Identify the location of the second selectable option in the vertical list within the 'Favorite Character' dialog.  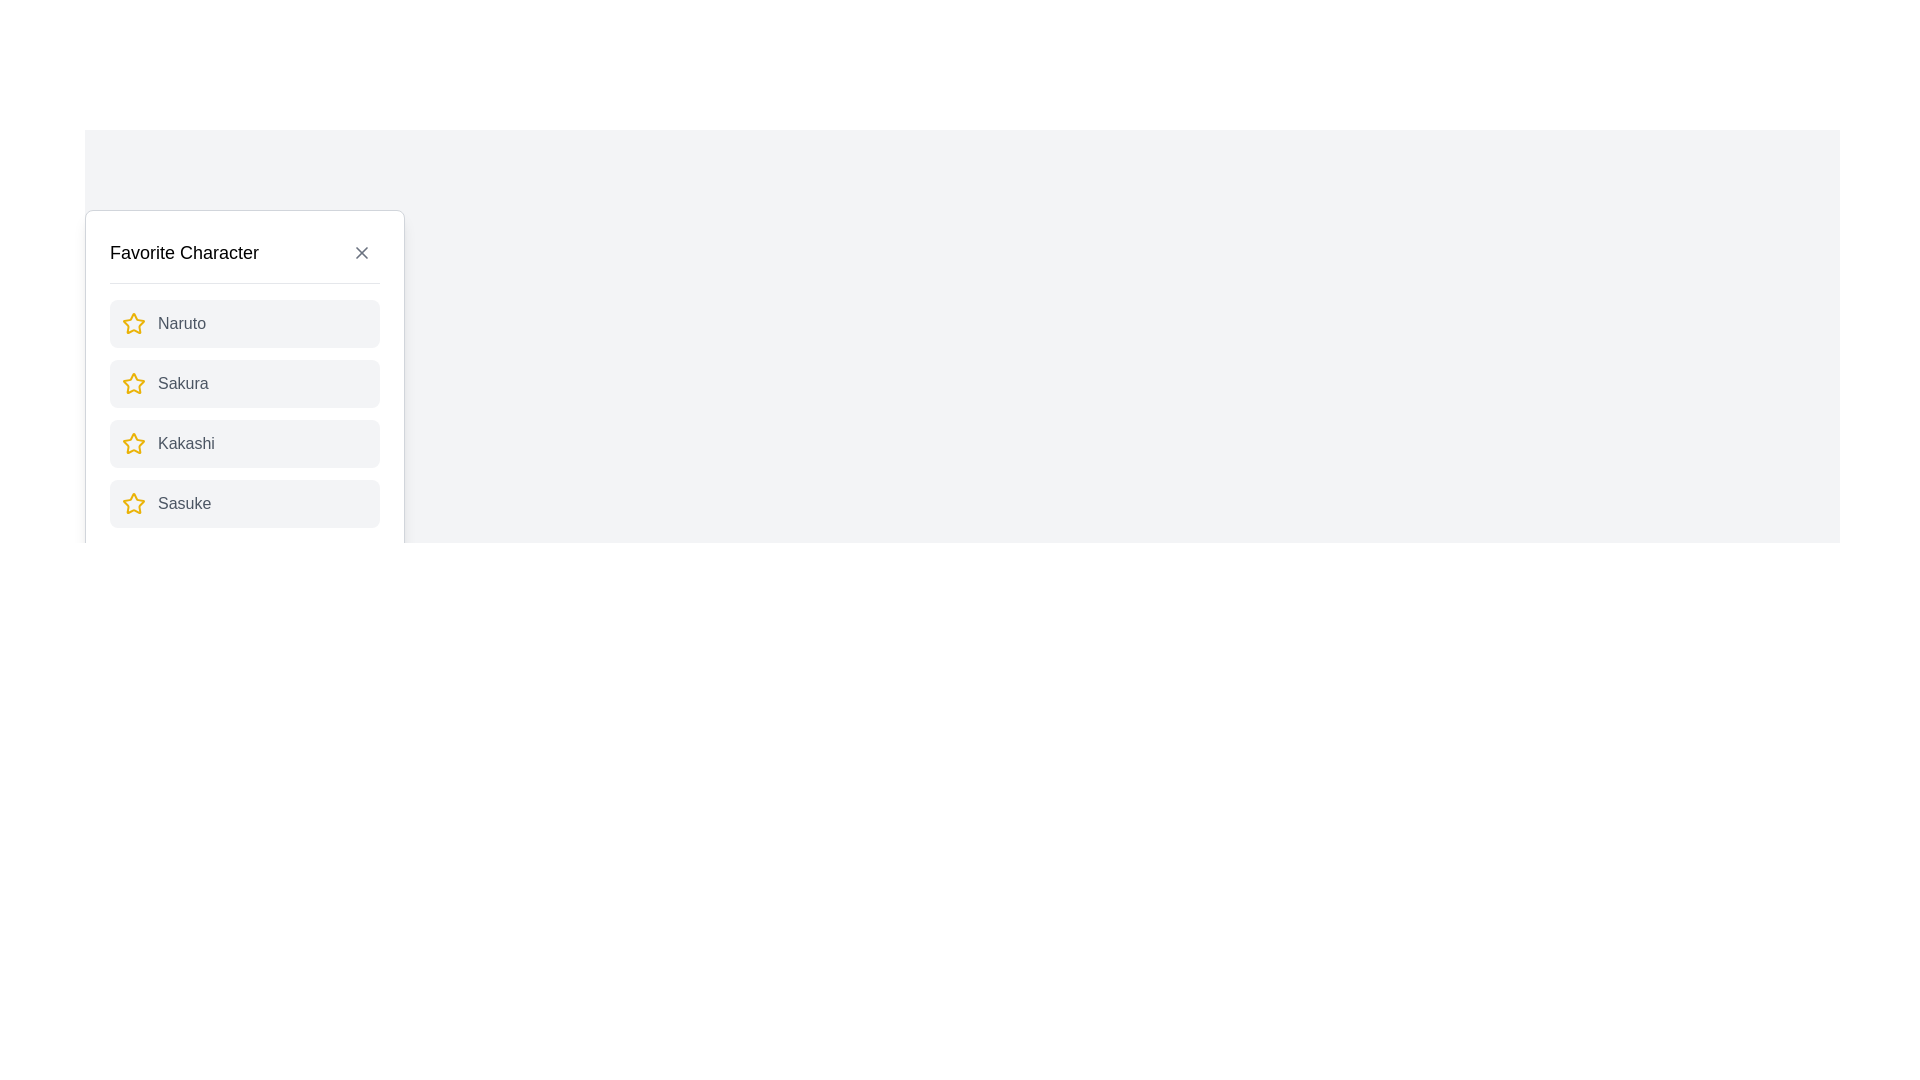
(243, 381).